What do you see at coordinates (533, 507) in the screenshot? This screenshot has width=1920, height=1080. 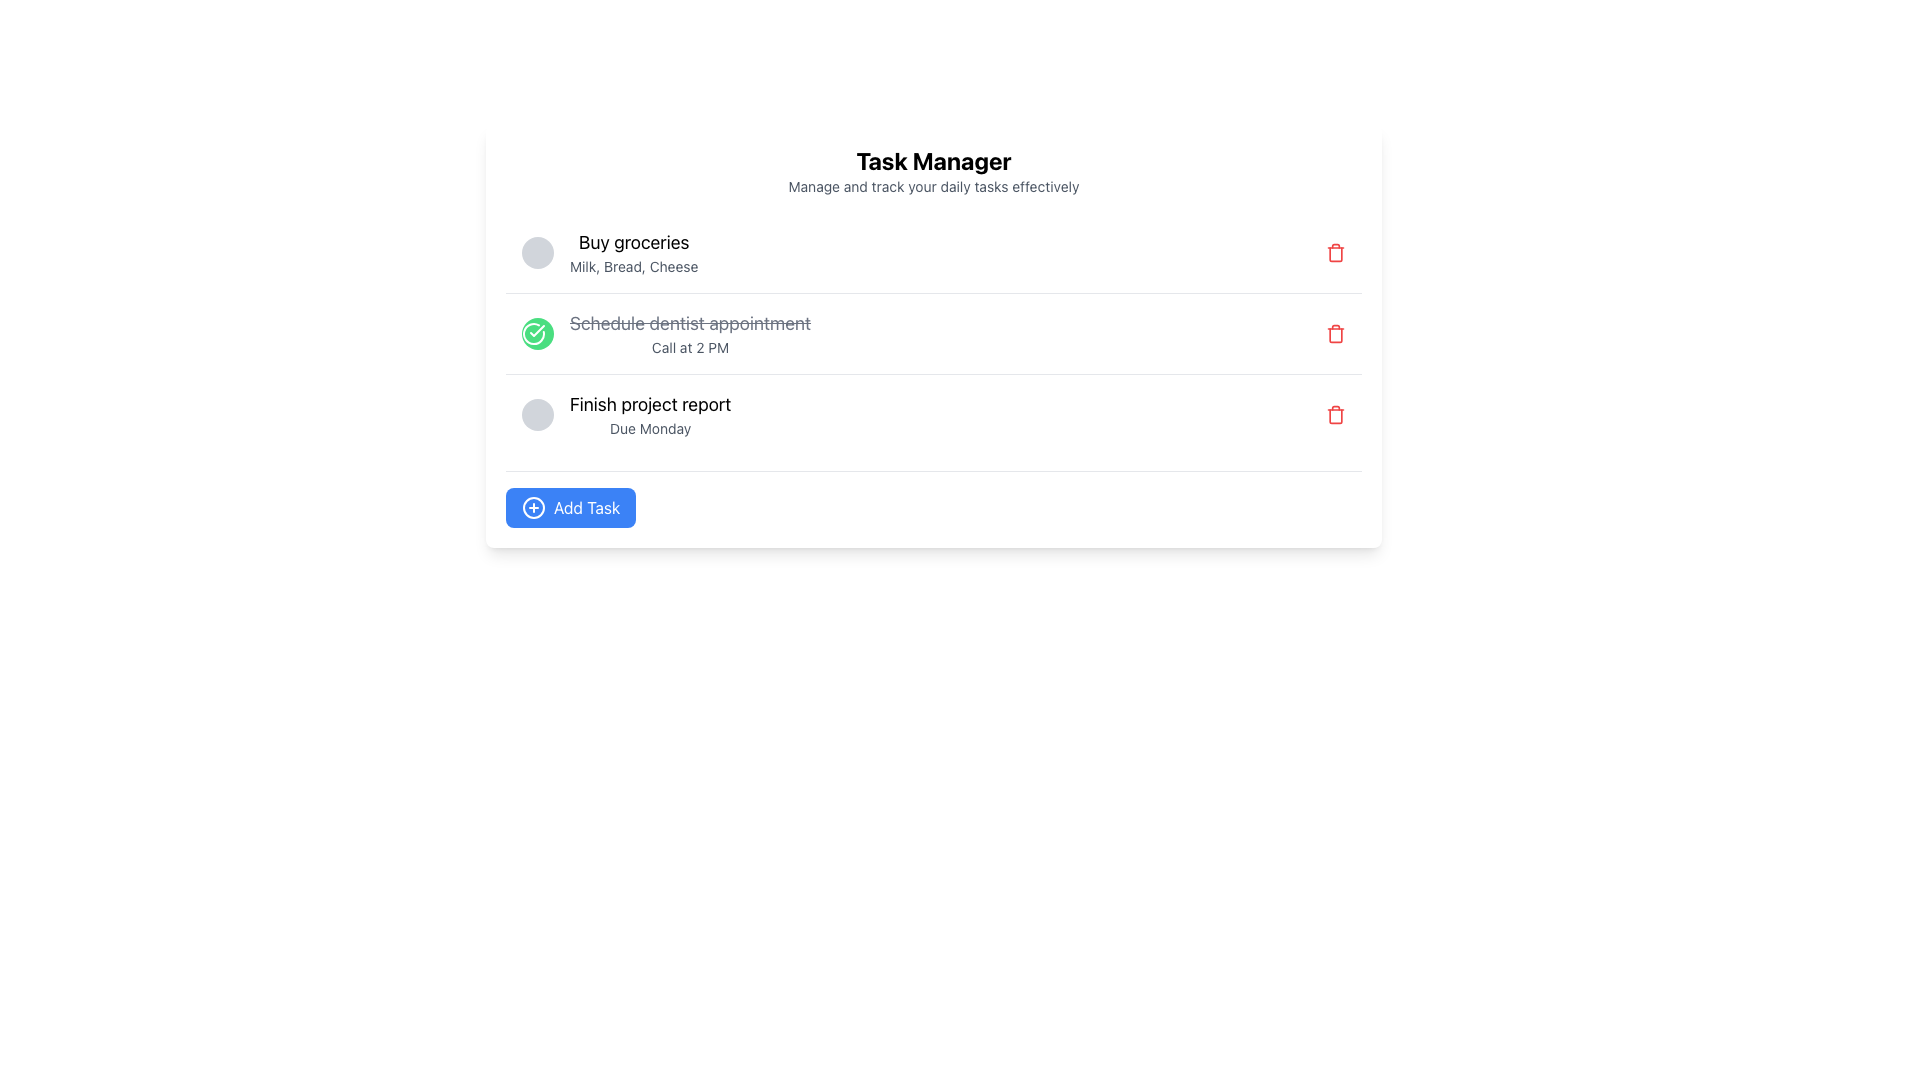 I see `the circular vector graphic element within the icon located to the left of the 'Add Task' button, which is styled as part of an SVG-based icon` at bounding box center [533, 507].